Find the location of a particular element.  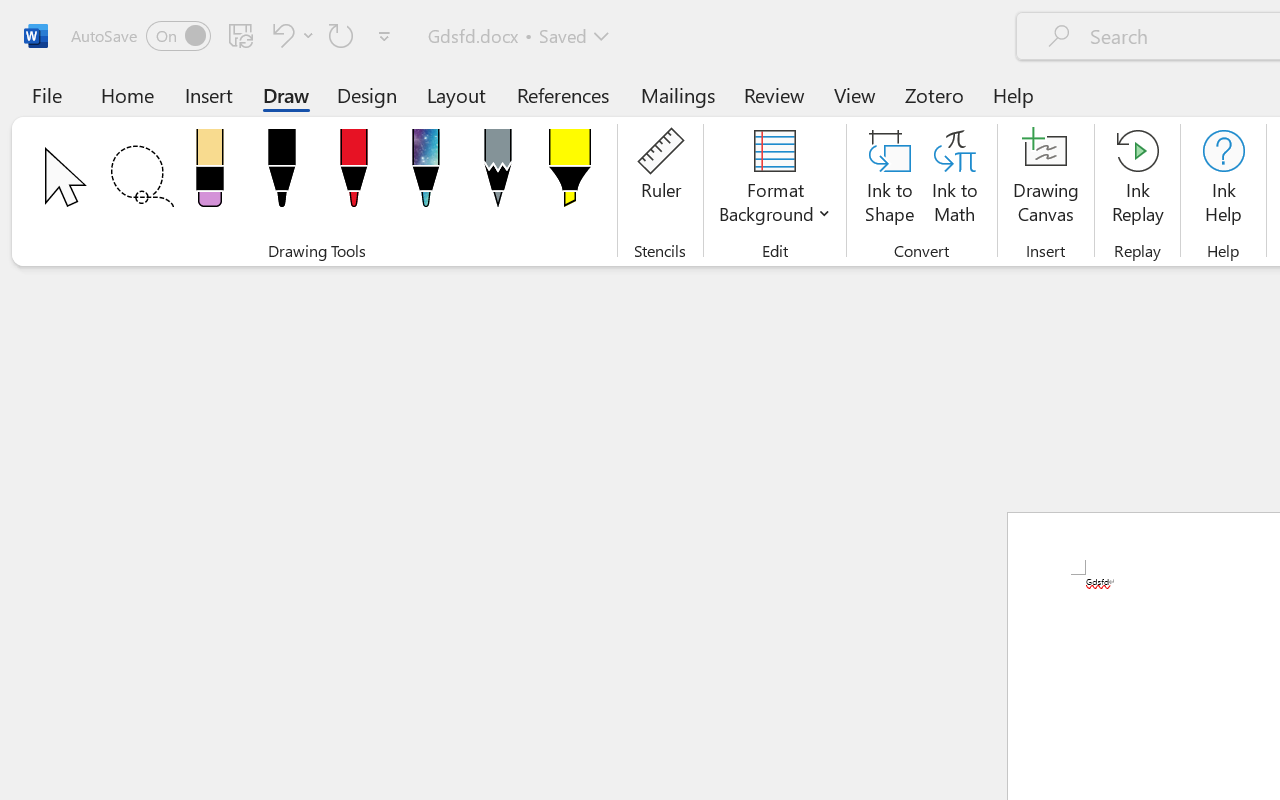

'Highlighter: Yellow, 6 mm' is located at coordinates (568, 173).